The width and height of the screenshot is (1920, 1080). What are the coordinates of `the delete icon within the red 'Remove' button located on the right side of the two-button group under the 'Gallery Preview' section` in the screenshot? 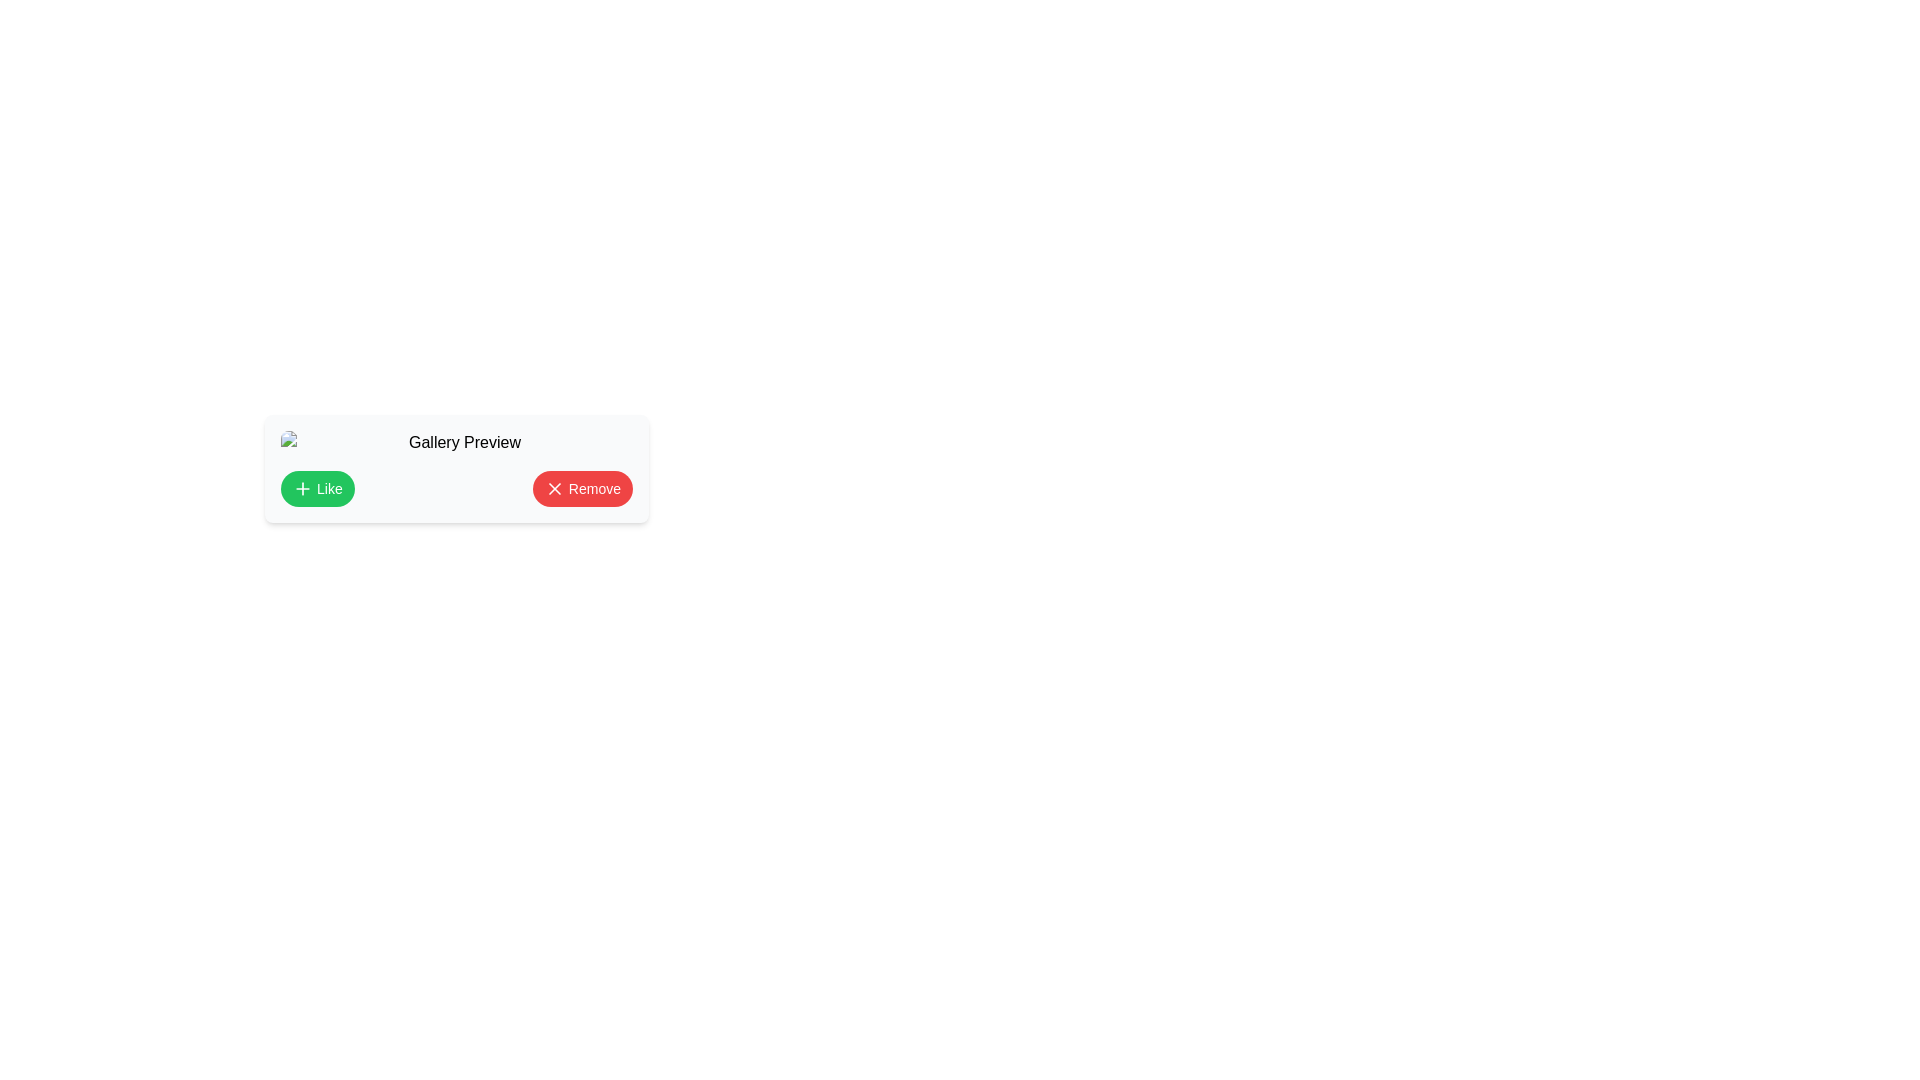 It's located at (554, 489).